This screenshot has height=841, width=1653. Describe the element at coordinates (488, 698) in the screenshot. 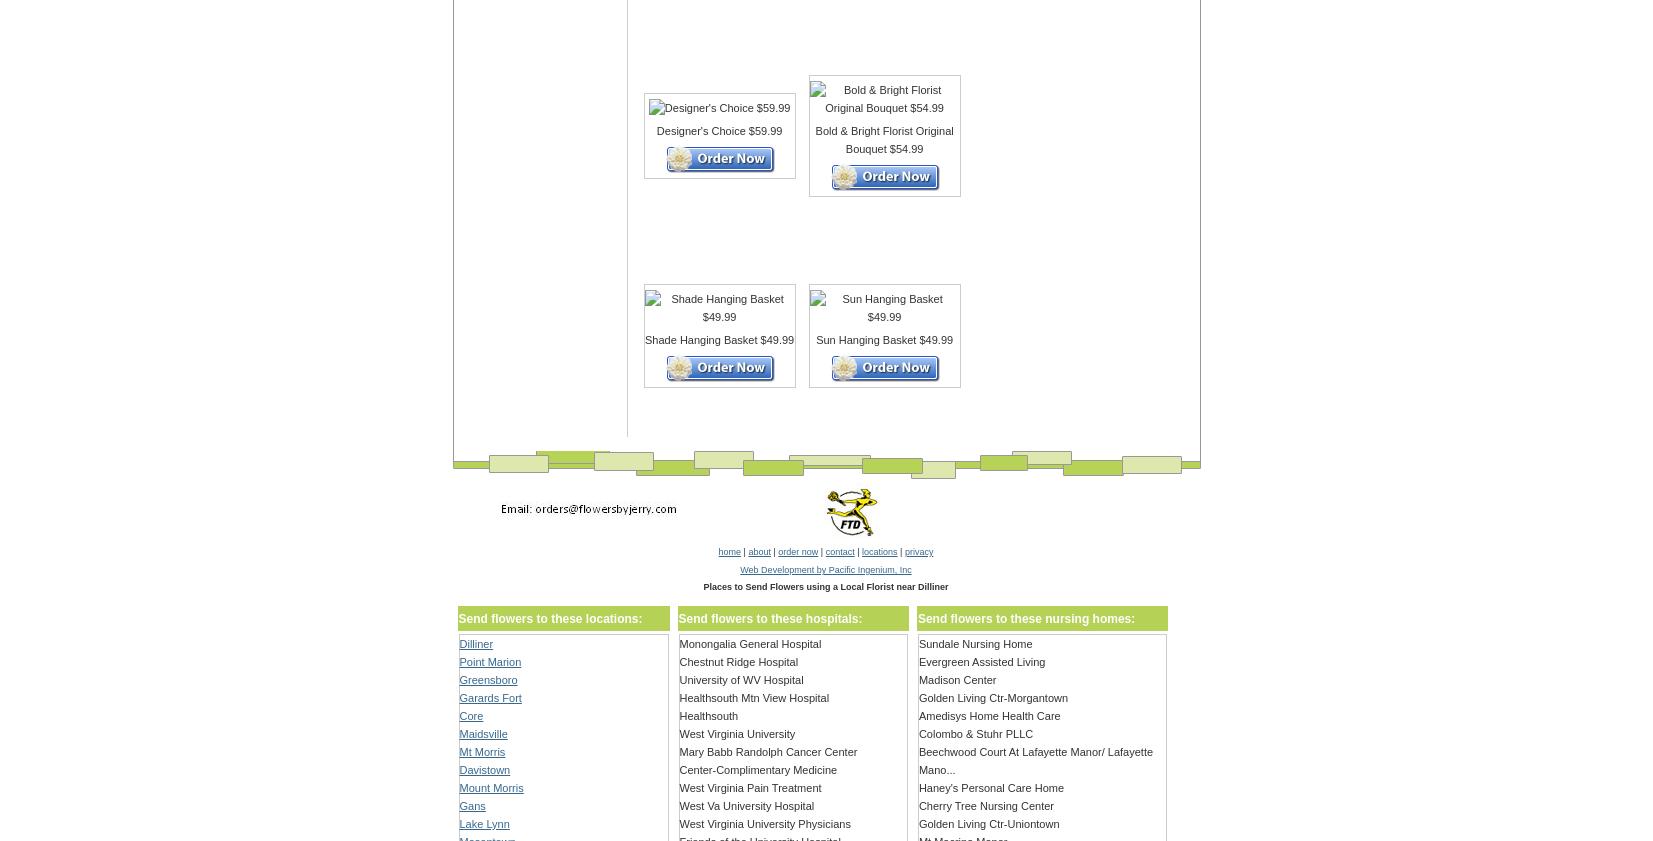

I see `'Garards Fort'` at that location.